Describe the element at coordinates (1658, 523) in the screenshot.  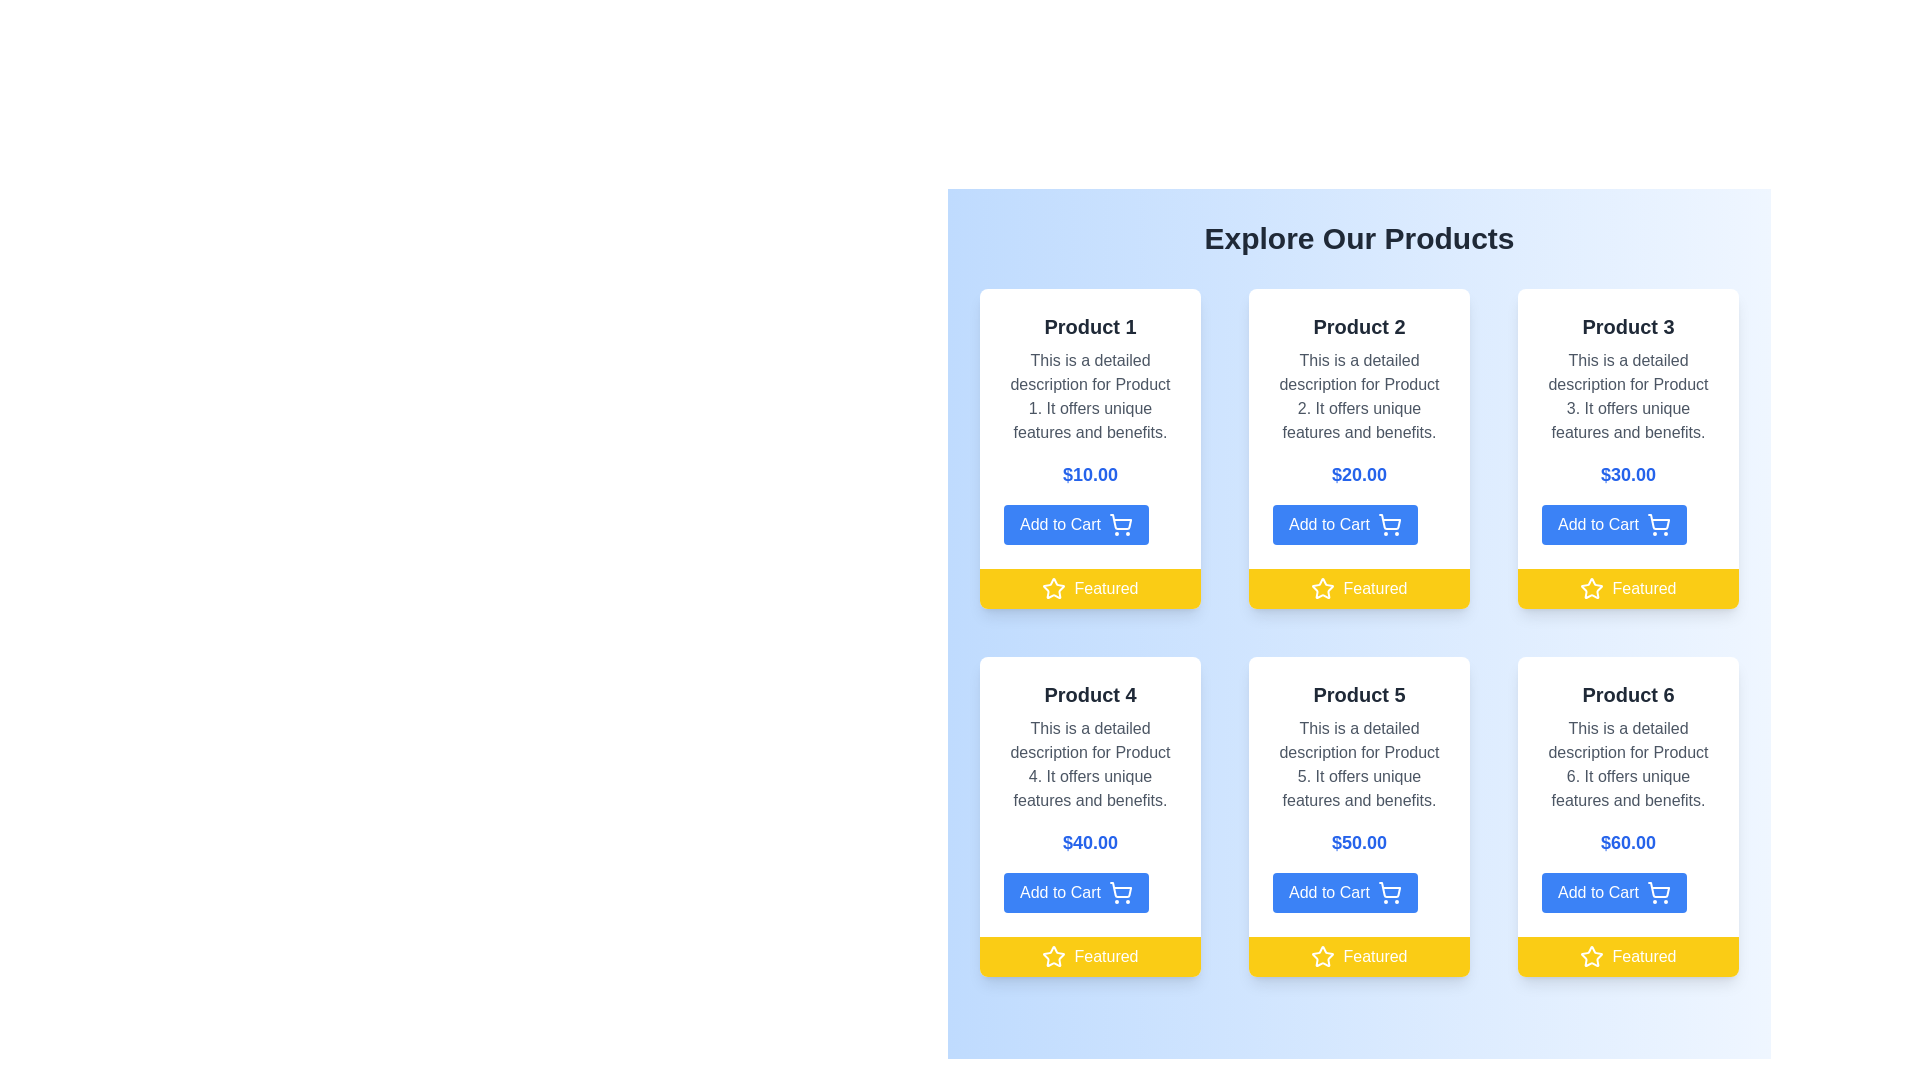
I see `the shopping cart icon located inside the 'Add to Cart' button for Product 3, which is positioned in the top right section of the interface` at that location.